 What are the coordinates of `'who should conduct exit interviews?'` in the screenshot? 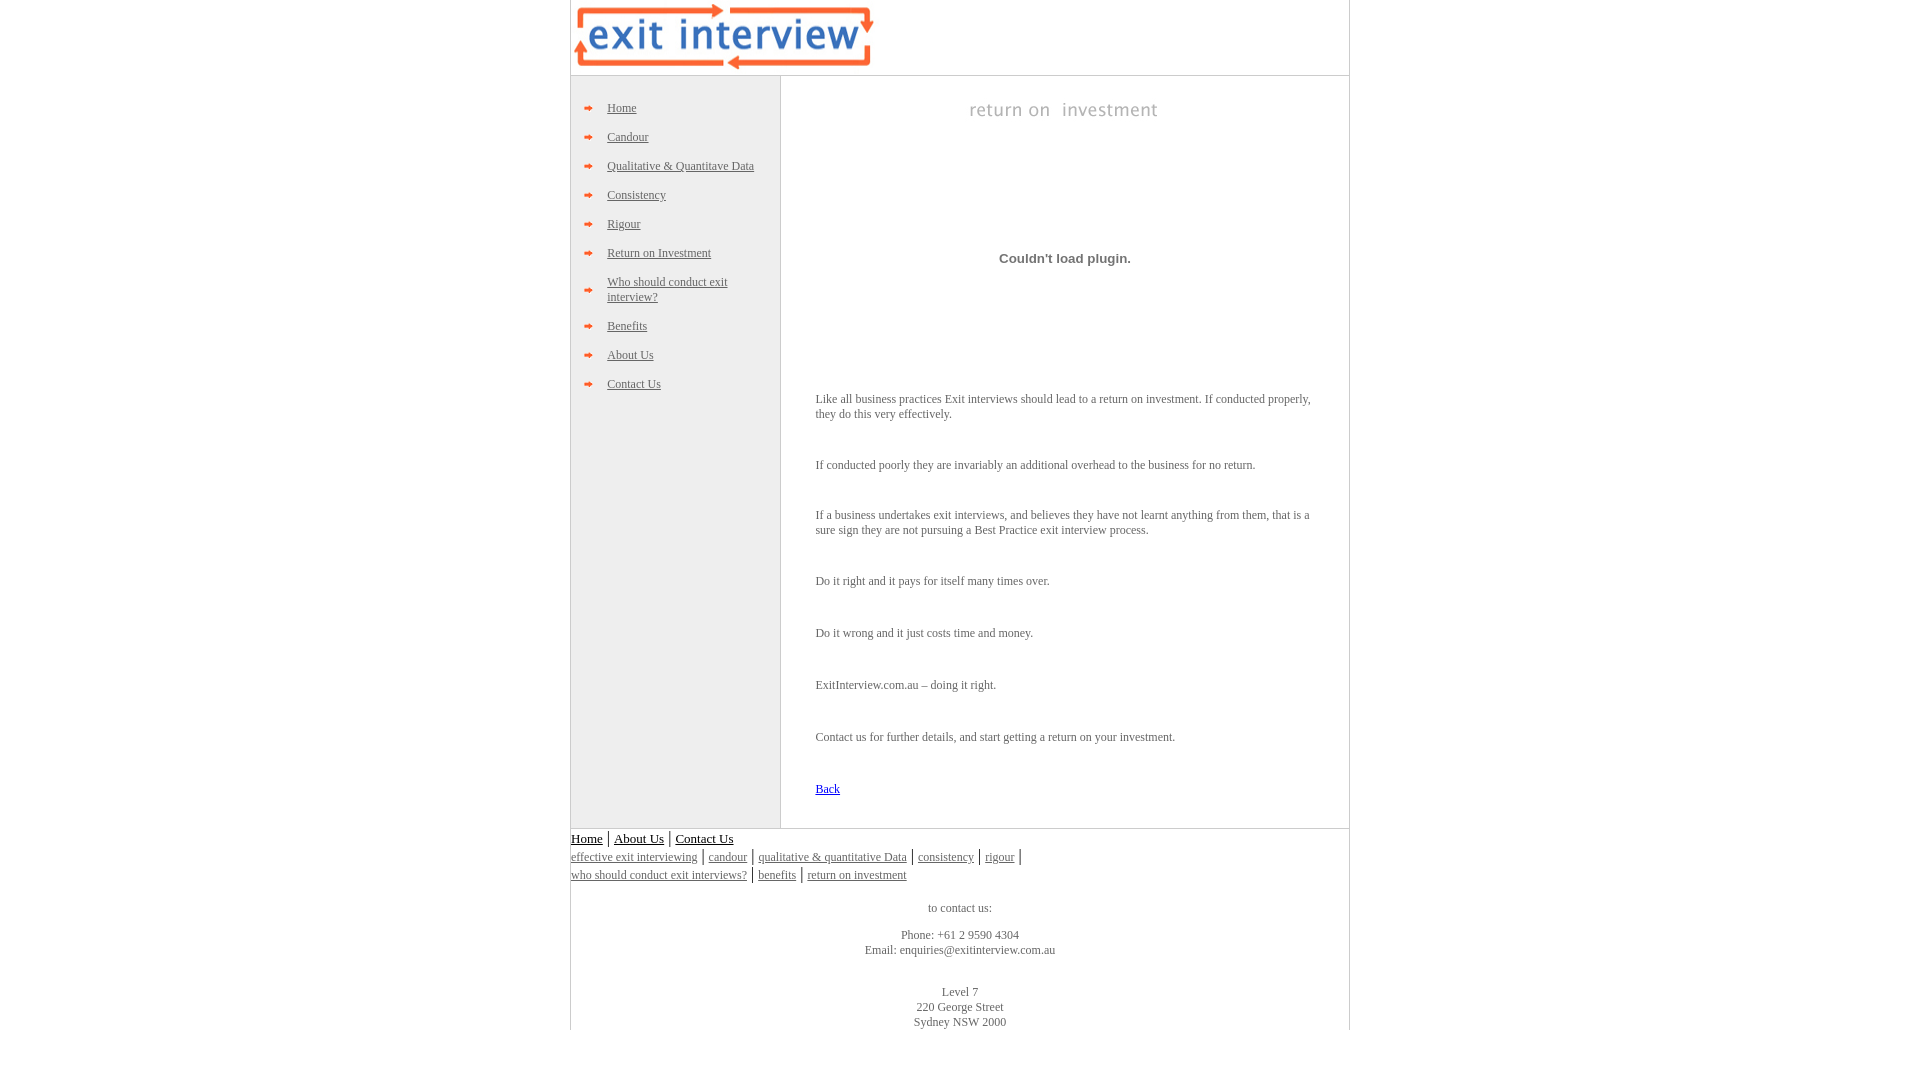 It's located at (658, 874).